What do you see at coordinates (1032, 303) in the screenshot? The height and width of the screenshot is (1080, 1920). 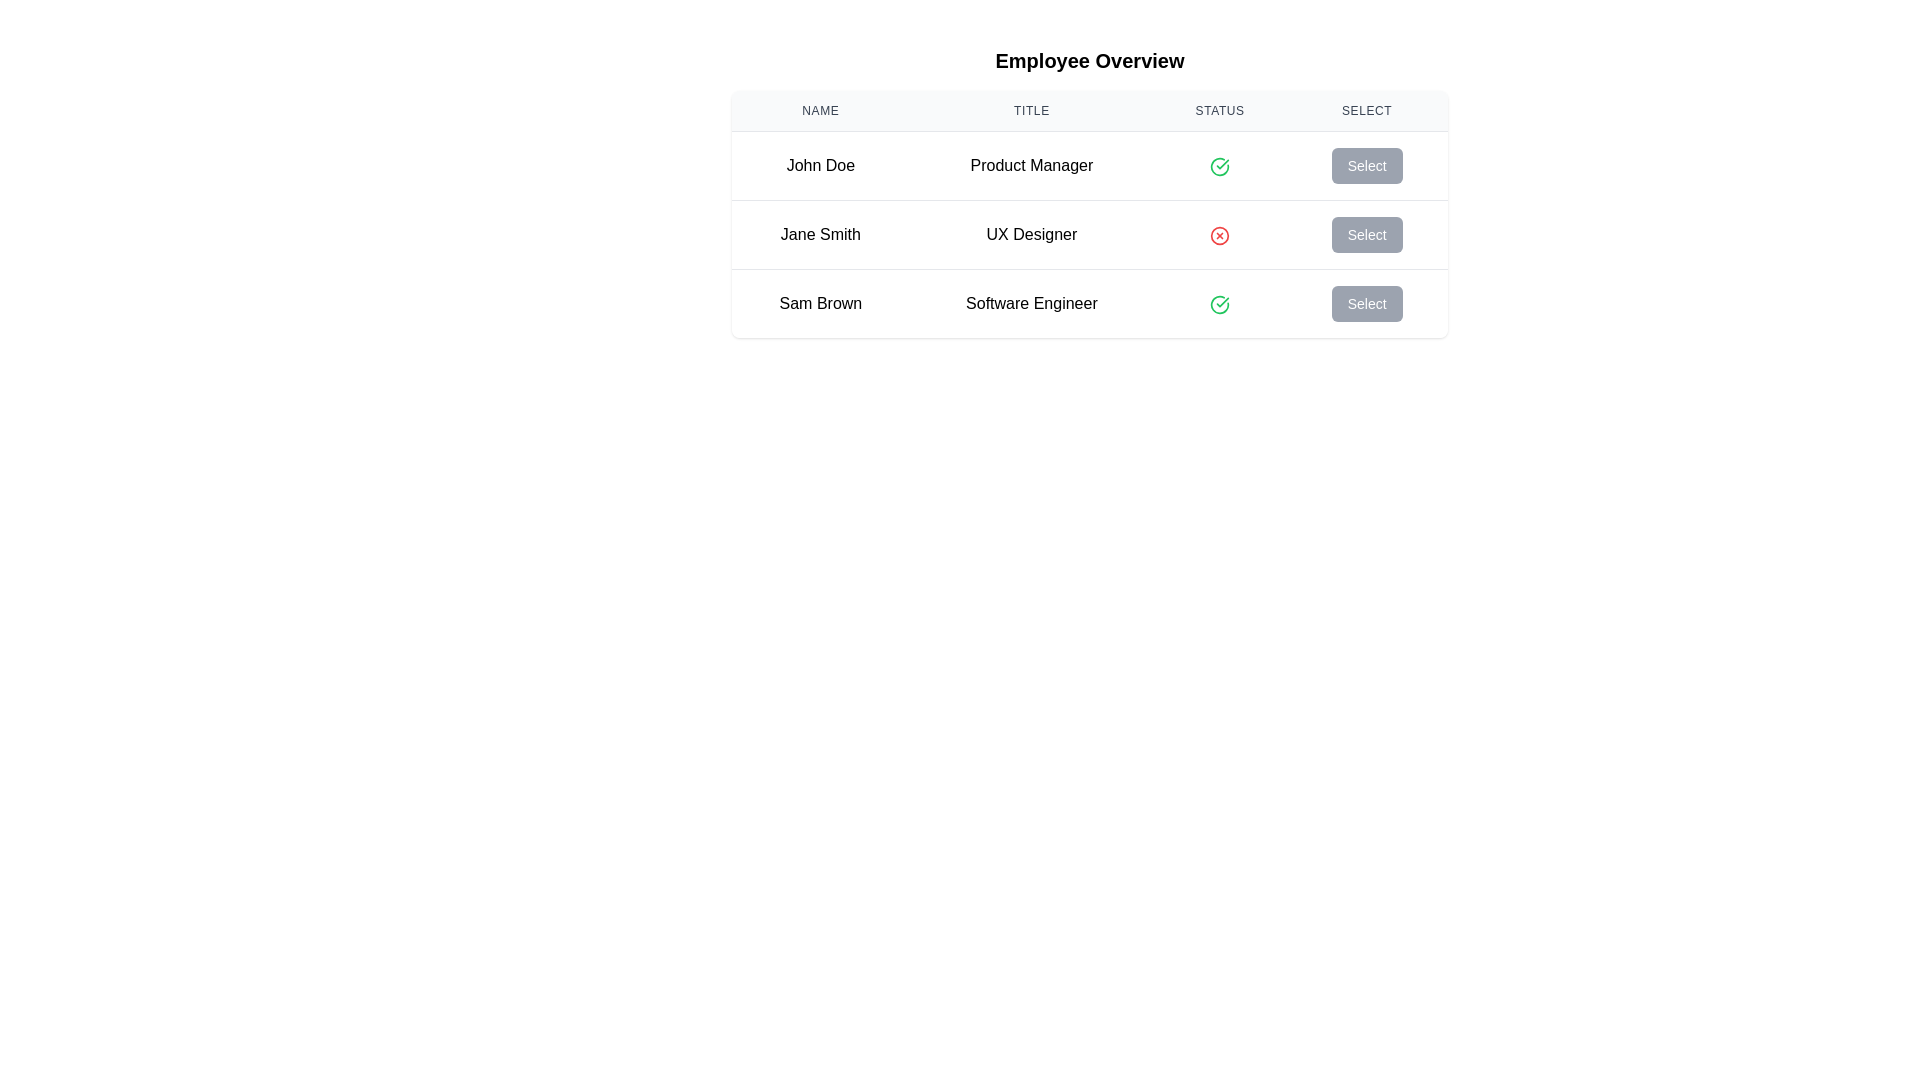 I see `the static text element displaying 'Software Engineer' in the structured grid under the 'TITLE' column, located in the second cell of the third row` at bounding box center [1032, 303].